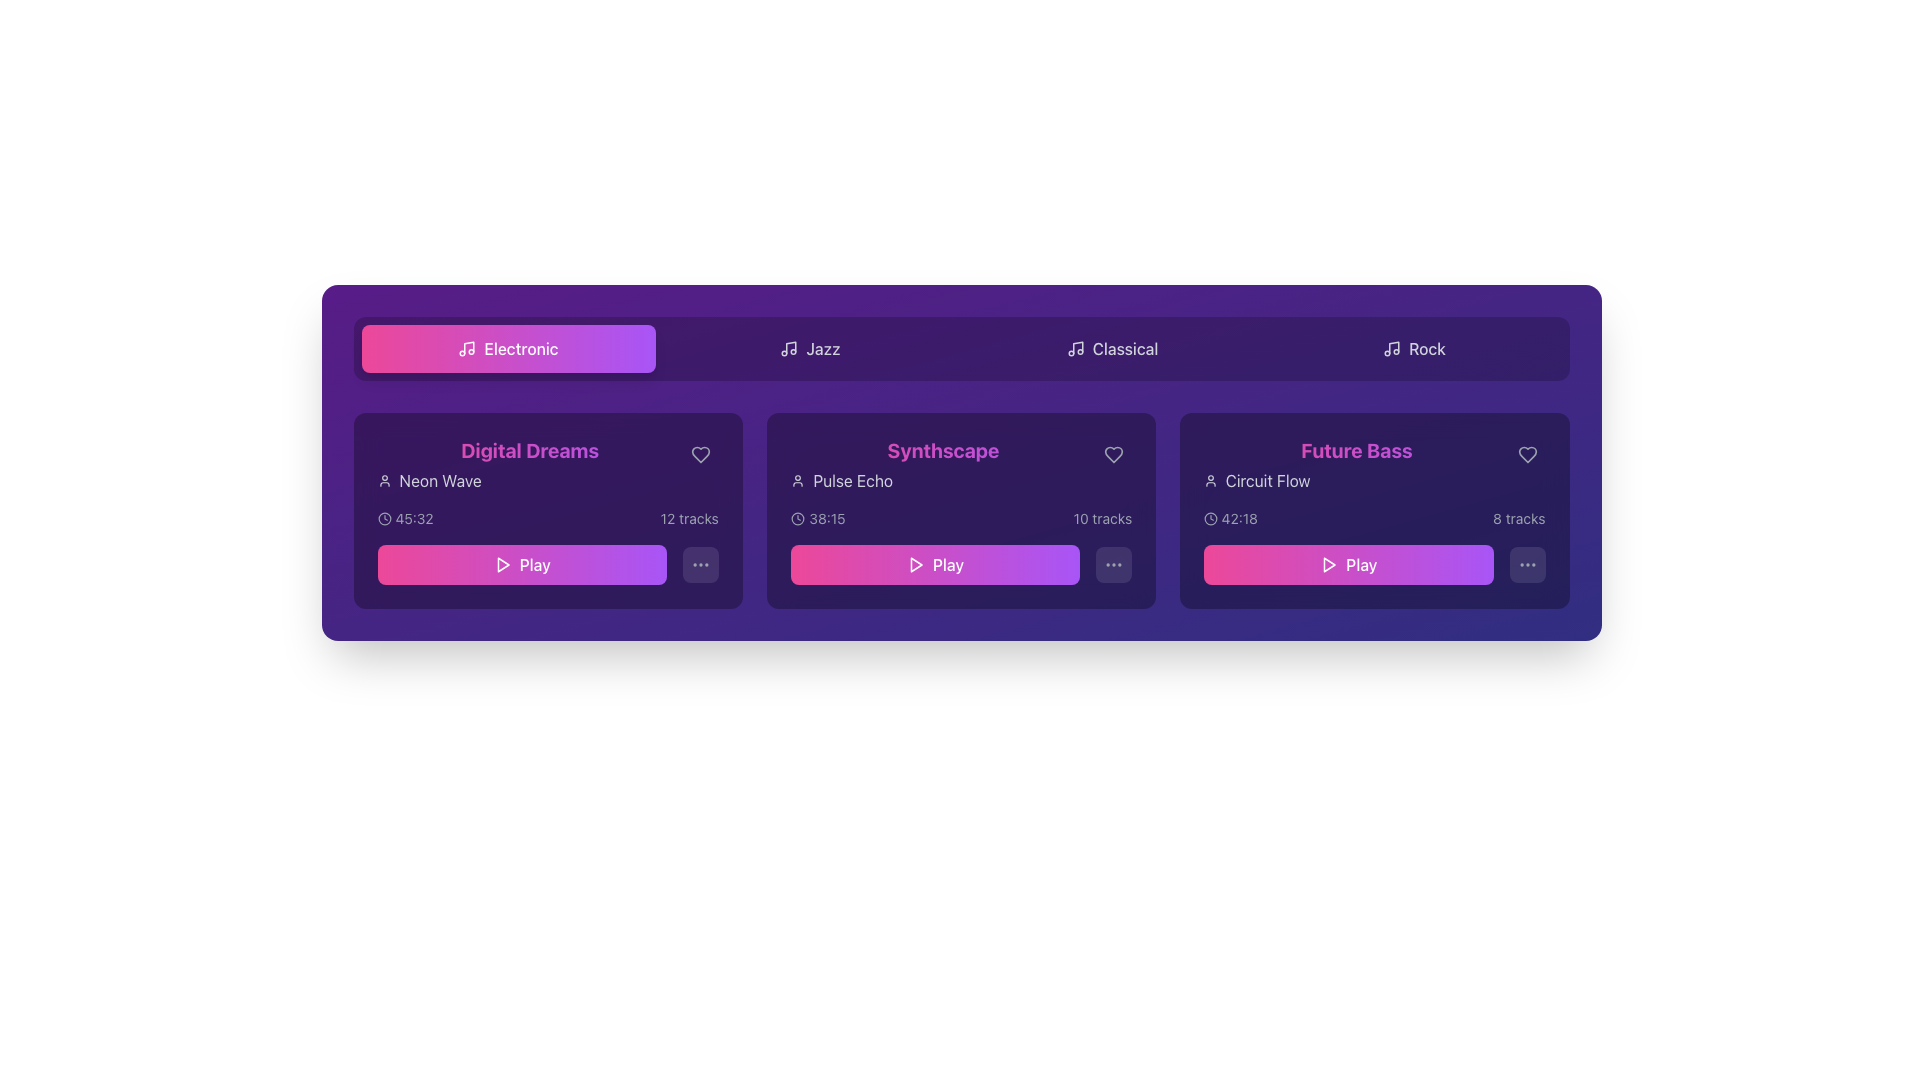 Image resolution: width=1920 pixels, height=1080 pixels. Describe the element at coordinates (1113, 455) in the screenshot. I see `the heart-shaped button icon in the top-right section of the 'Synthscape' card` at that location.